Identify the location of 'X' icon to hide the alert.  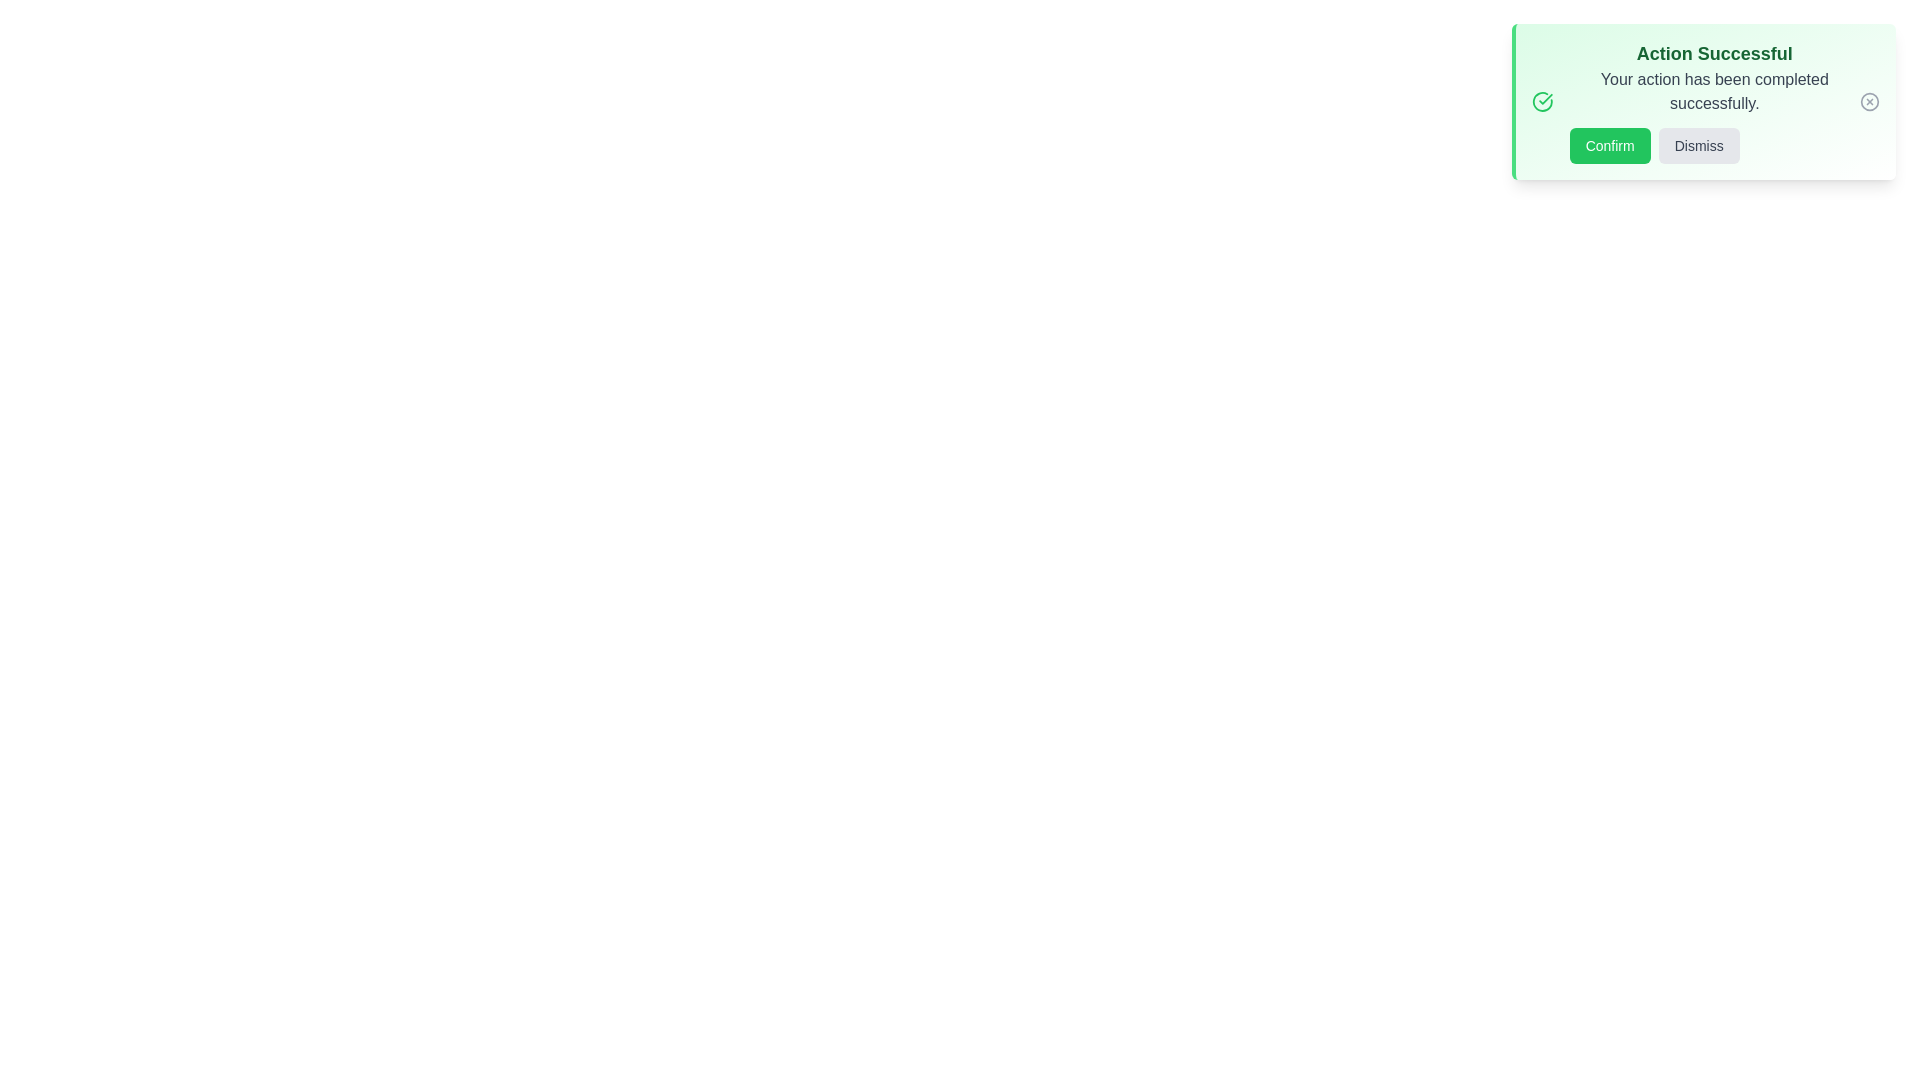
(1869, 101).